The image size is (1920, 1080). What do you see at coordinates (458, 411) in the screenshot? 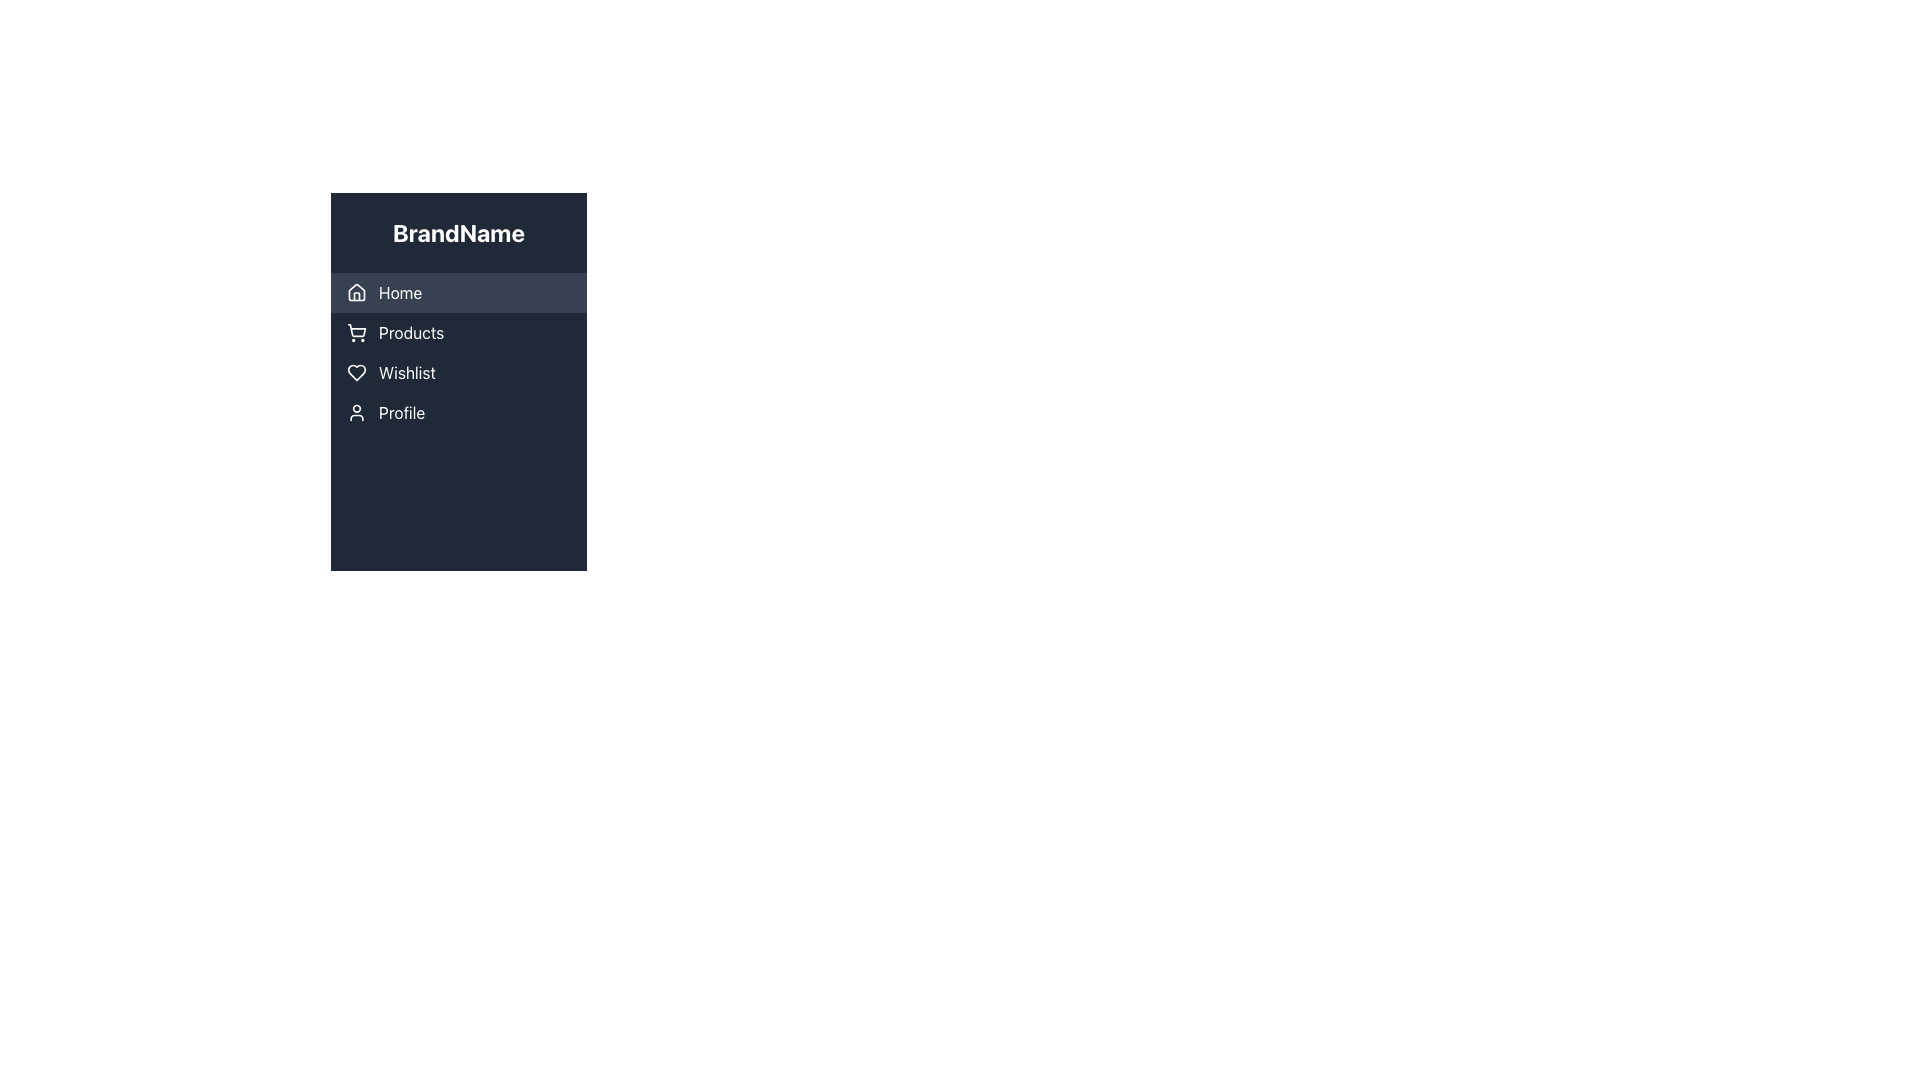
I see `the 'Profile' button in the vertical navigation menu` at bounding box center [458, 411].